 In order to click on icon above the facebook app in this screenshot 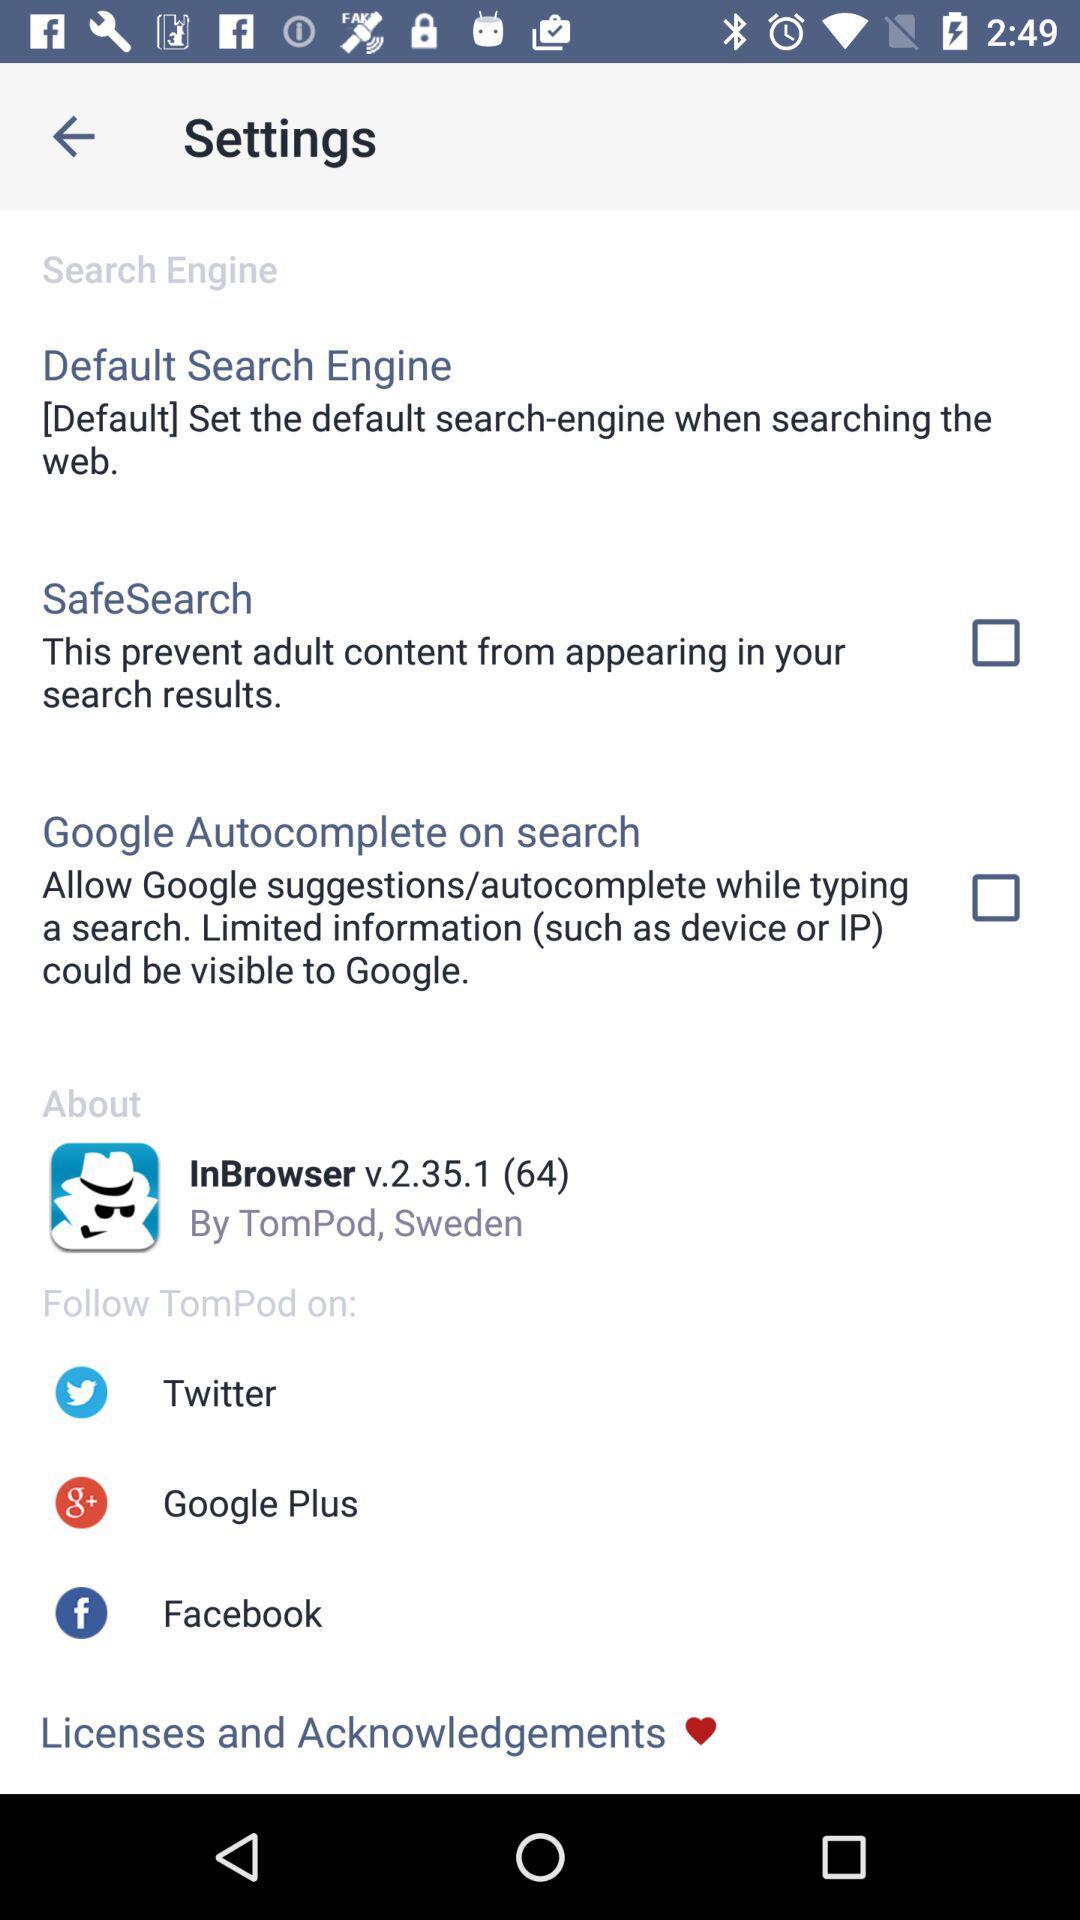, I will do `click(259, 1502)`.